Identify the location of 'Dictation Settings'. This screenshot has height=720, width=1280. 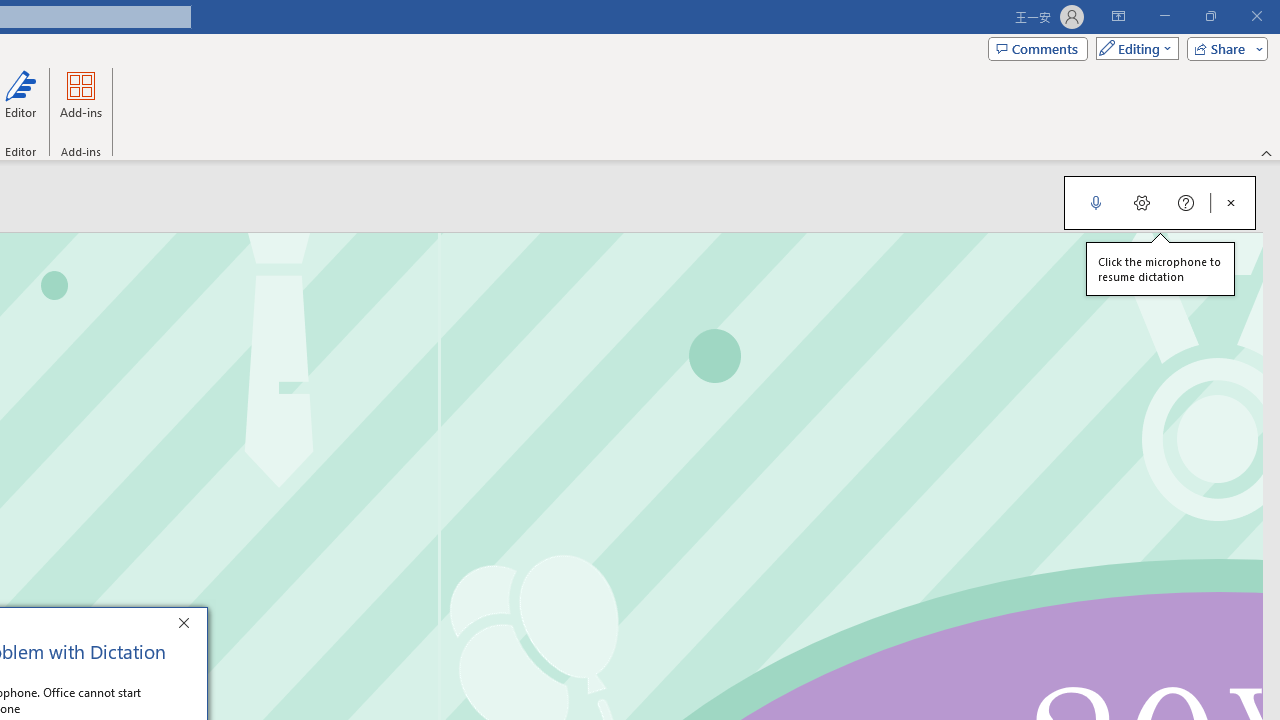
(1142, 203).